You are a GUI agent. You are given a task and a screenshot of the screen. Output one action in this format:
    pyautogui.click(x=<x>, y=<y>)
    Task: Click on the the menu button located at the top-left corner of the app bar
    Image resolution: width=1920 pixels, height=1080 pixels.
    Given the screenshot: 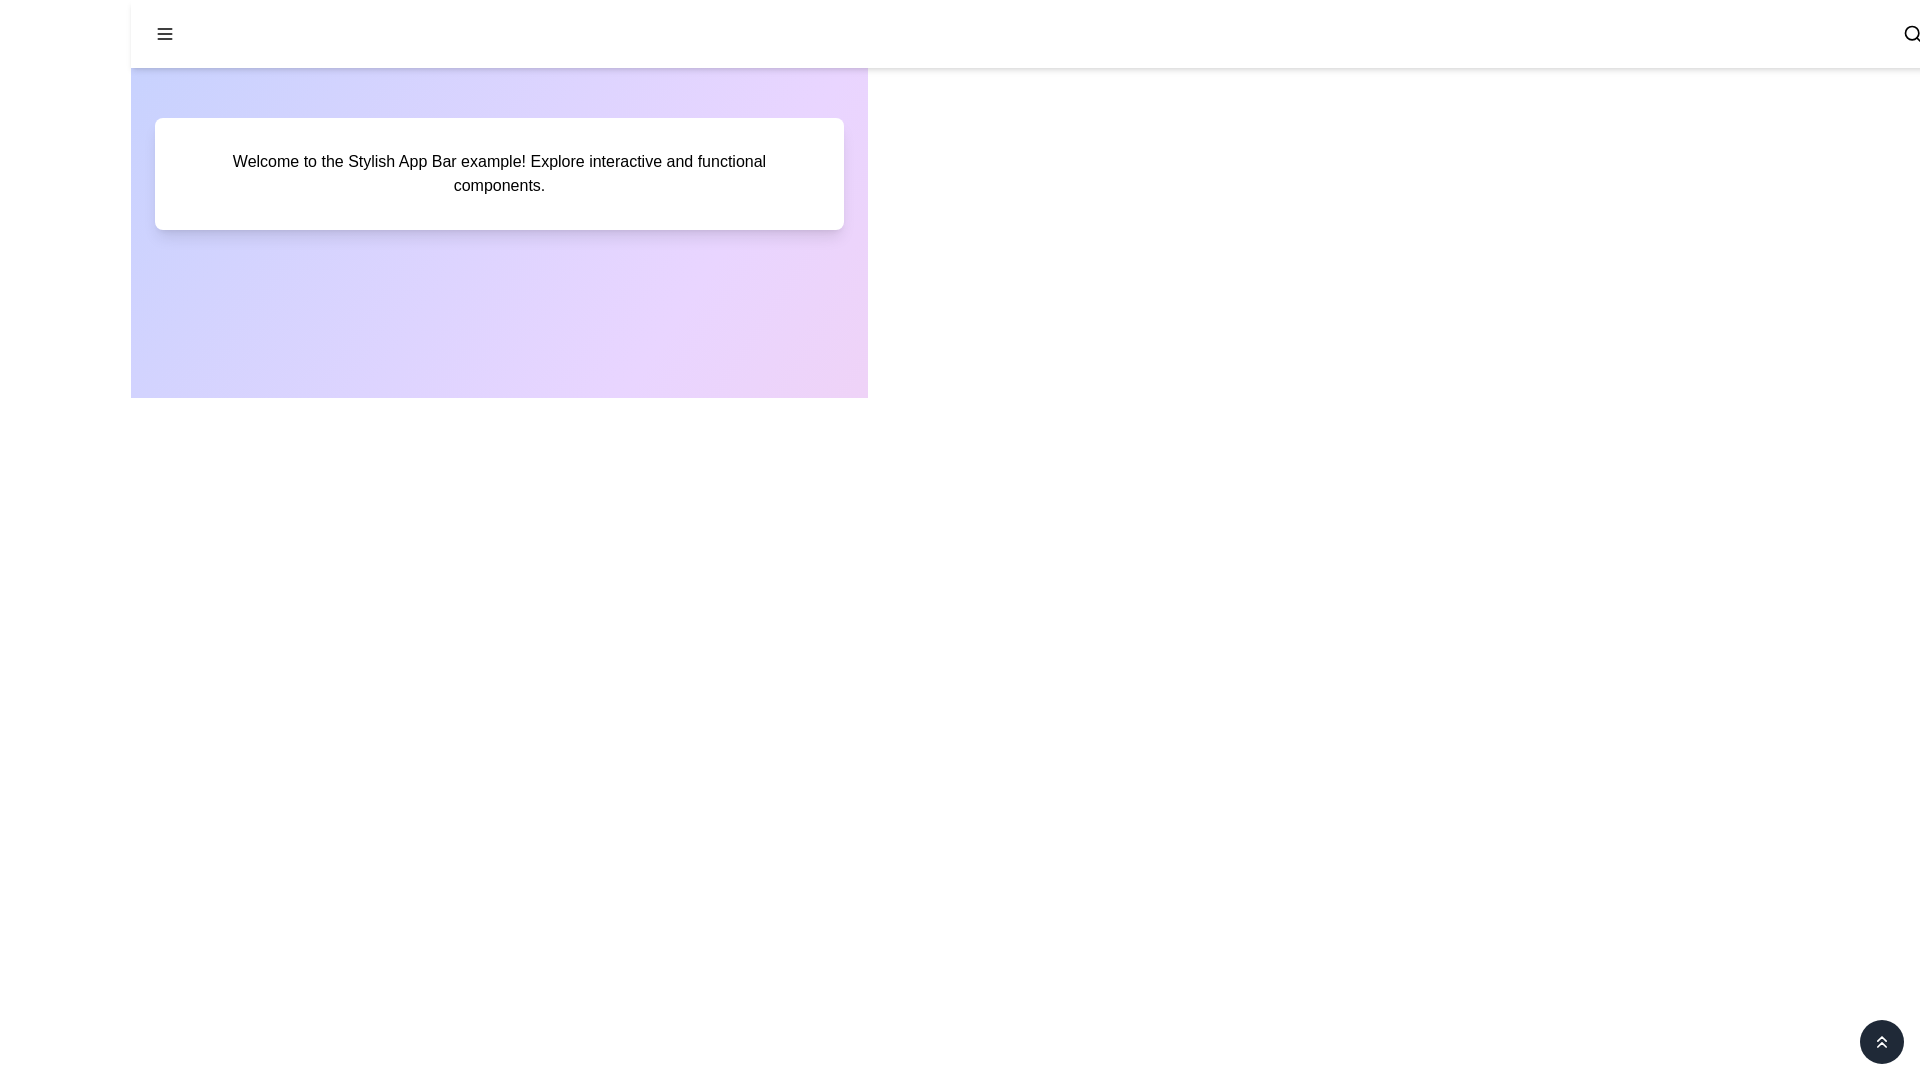 What is the action you would take?
    pyautogui.click(x=164, y=34)
    